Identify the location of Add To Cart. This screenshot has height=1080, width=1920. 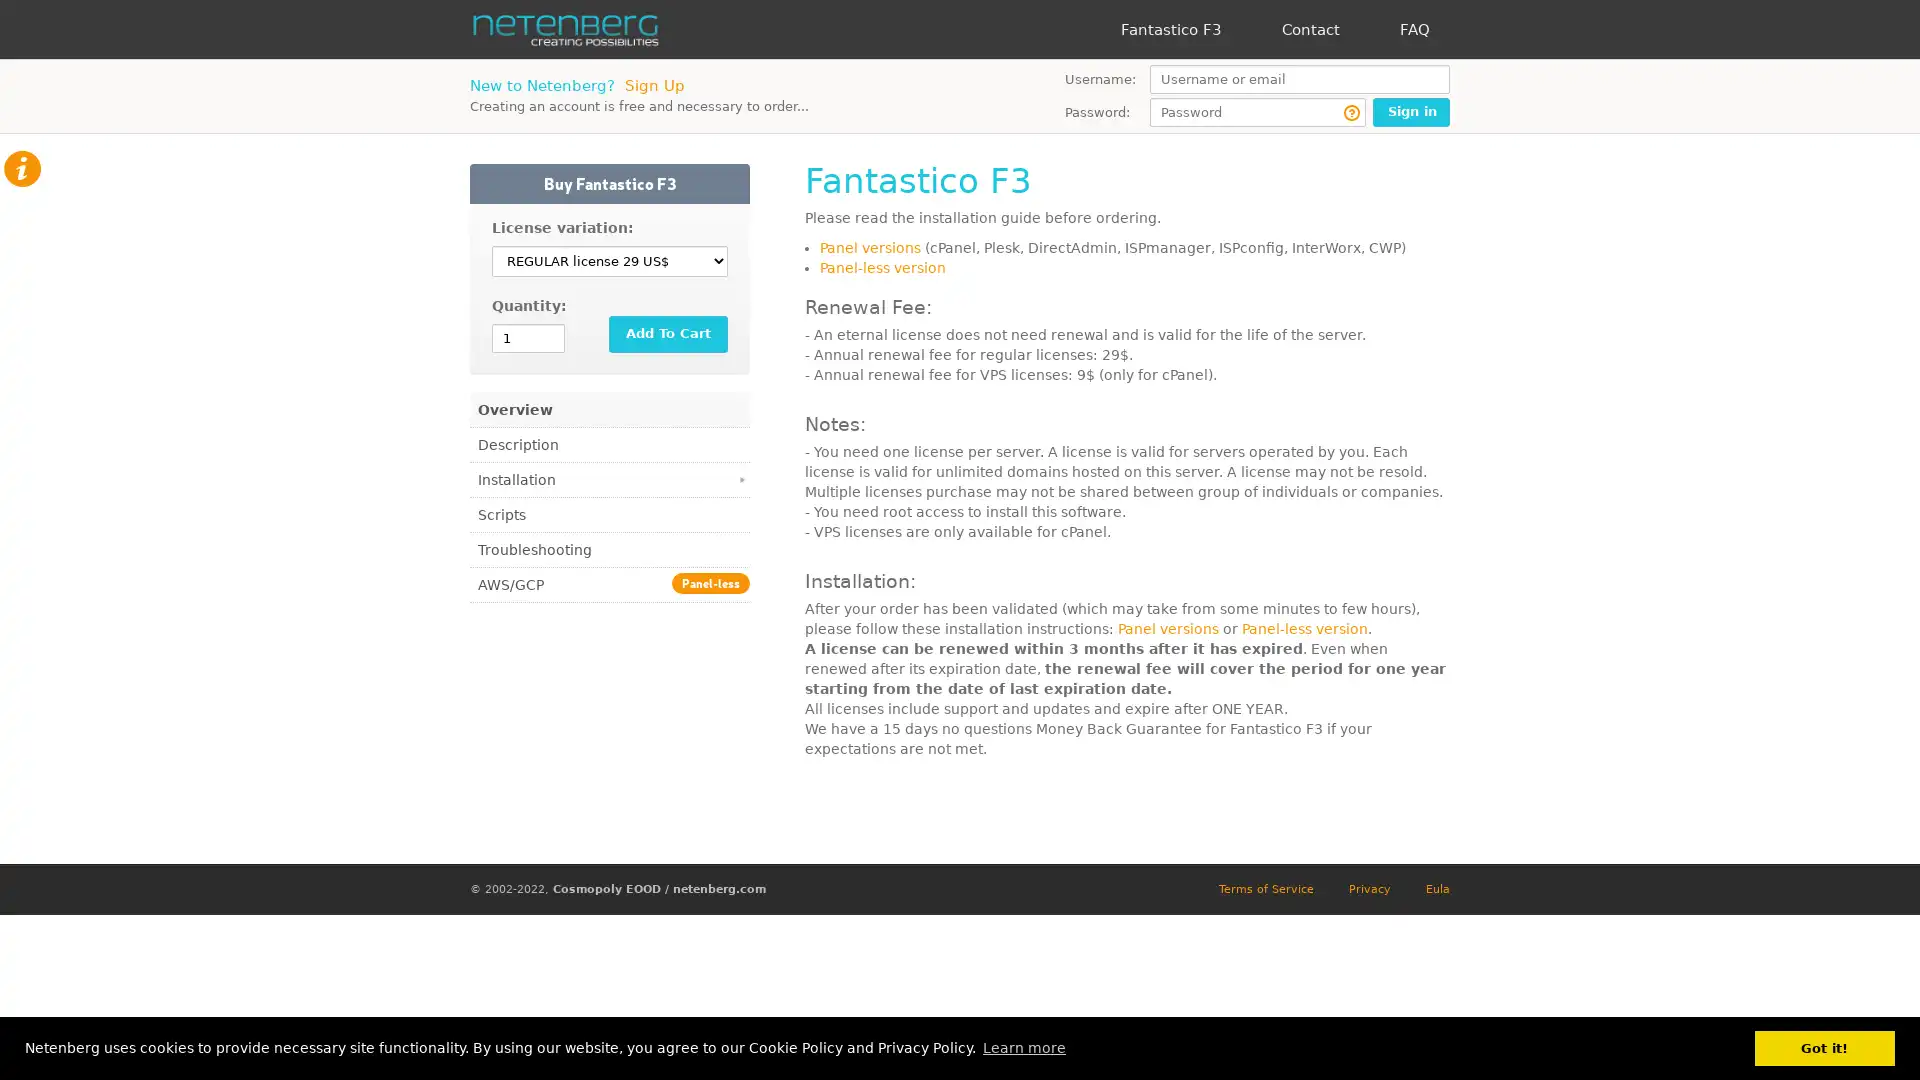
(668, 333).